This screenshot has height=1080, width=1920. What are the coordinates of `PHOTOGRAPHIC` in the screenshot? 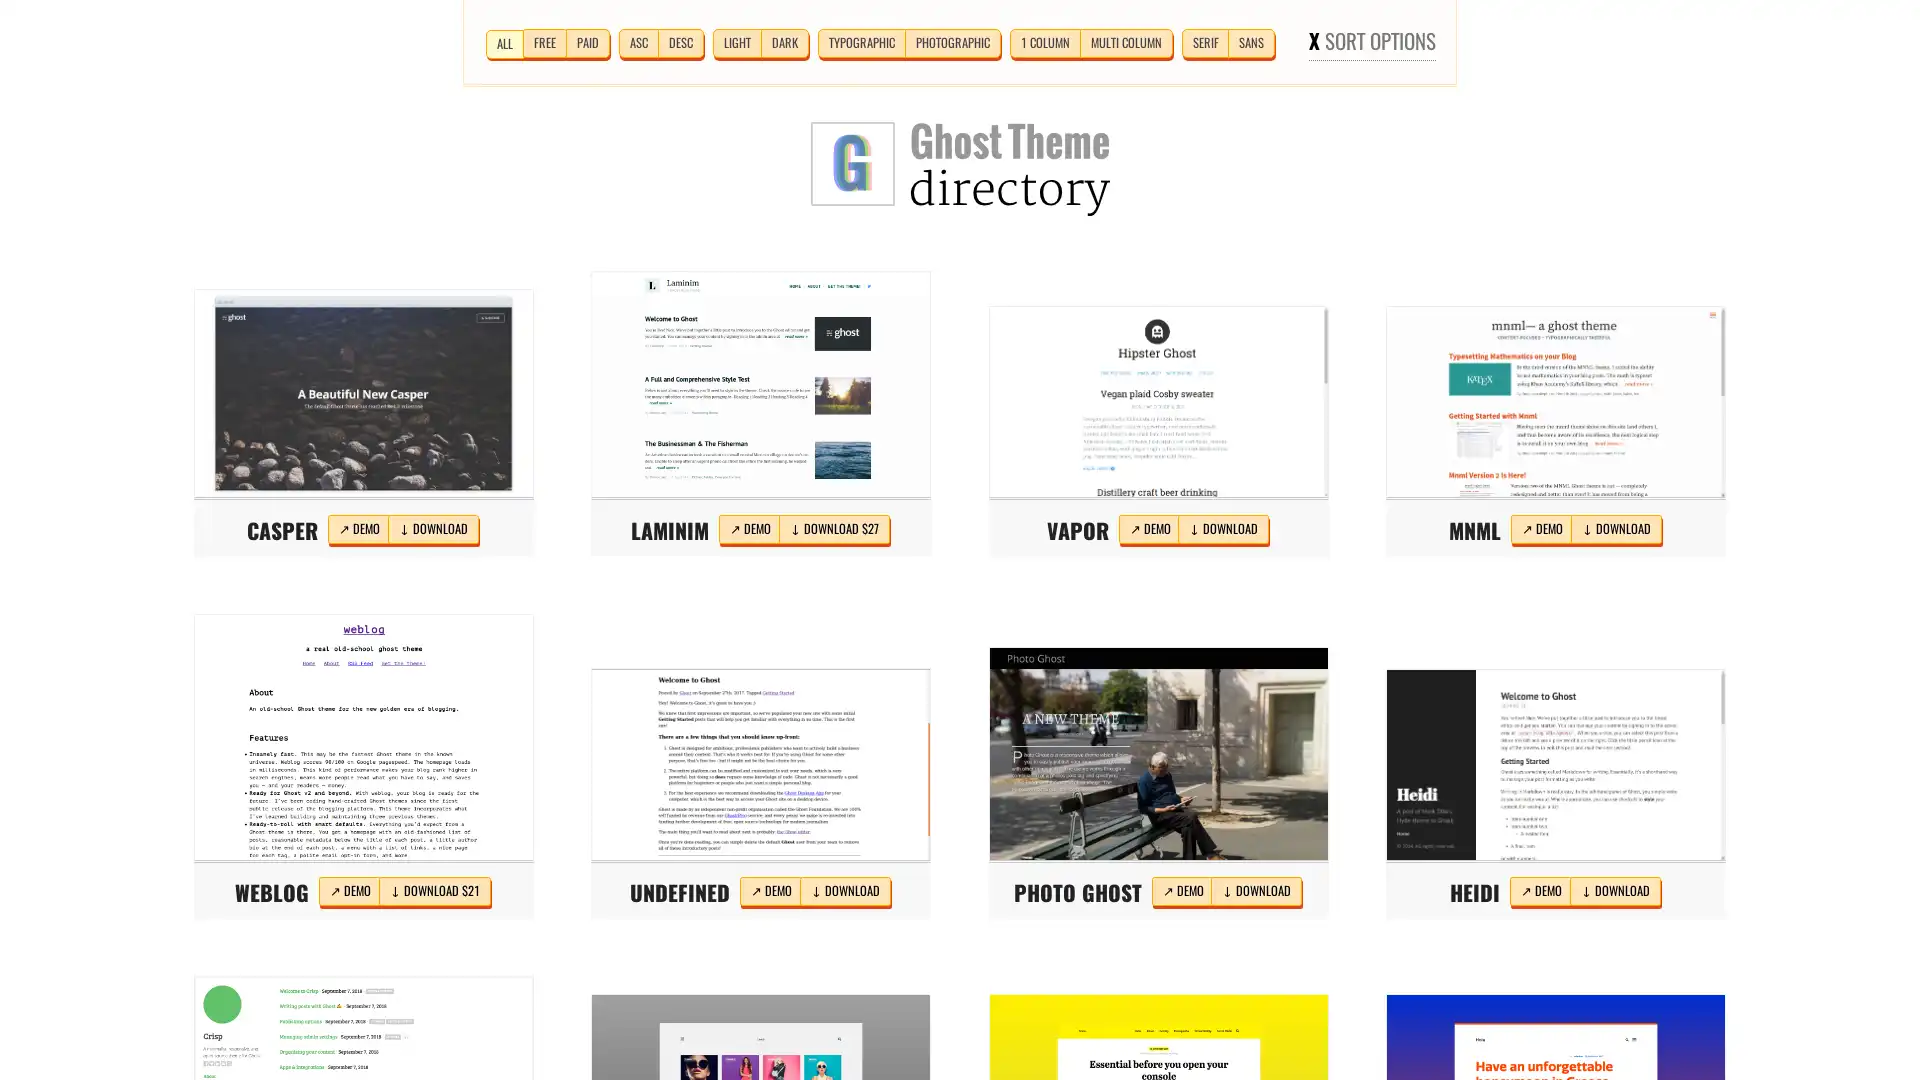 It's located at (950, 42).